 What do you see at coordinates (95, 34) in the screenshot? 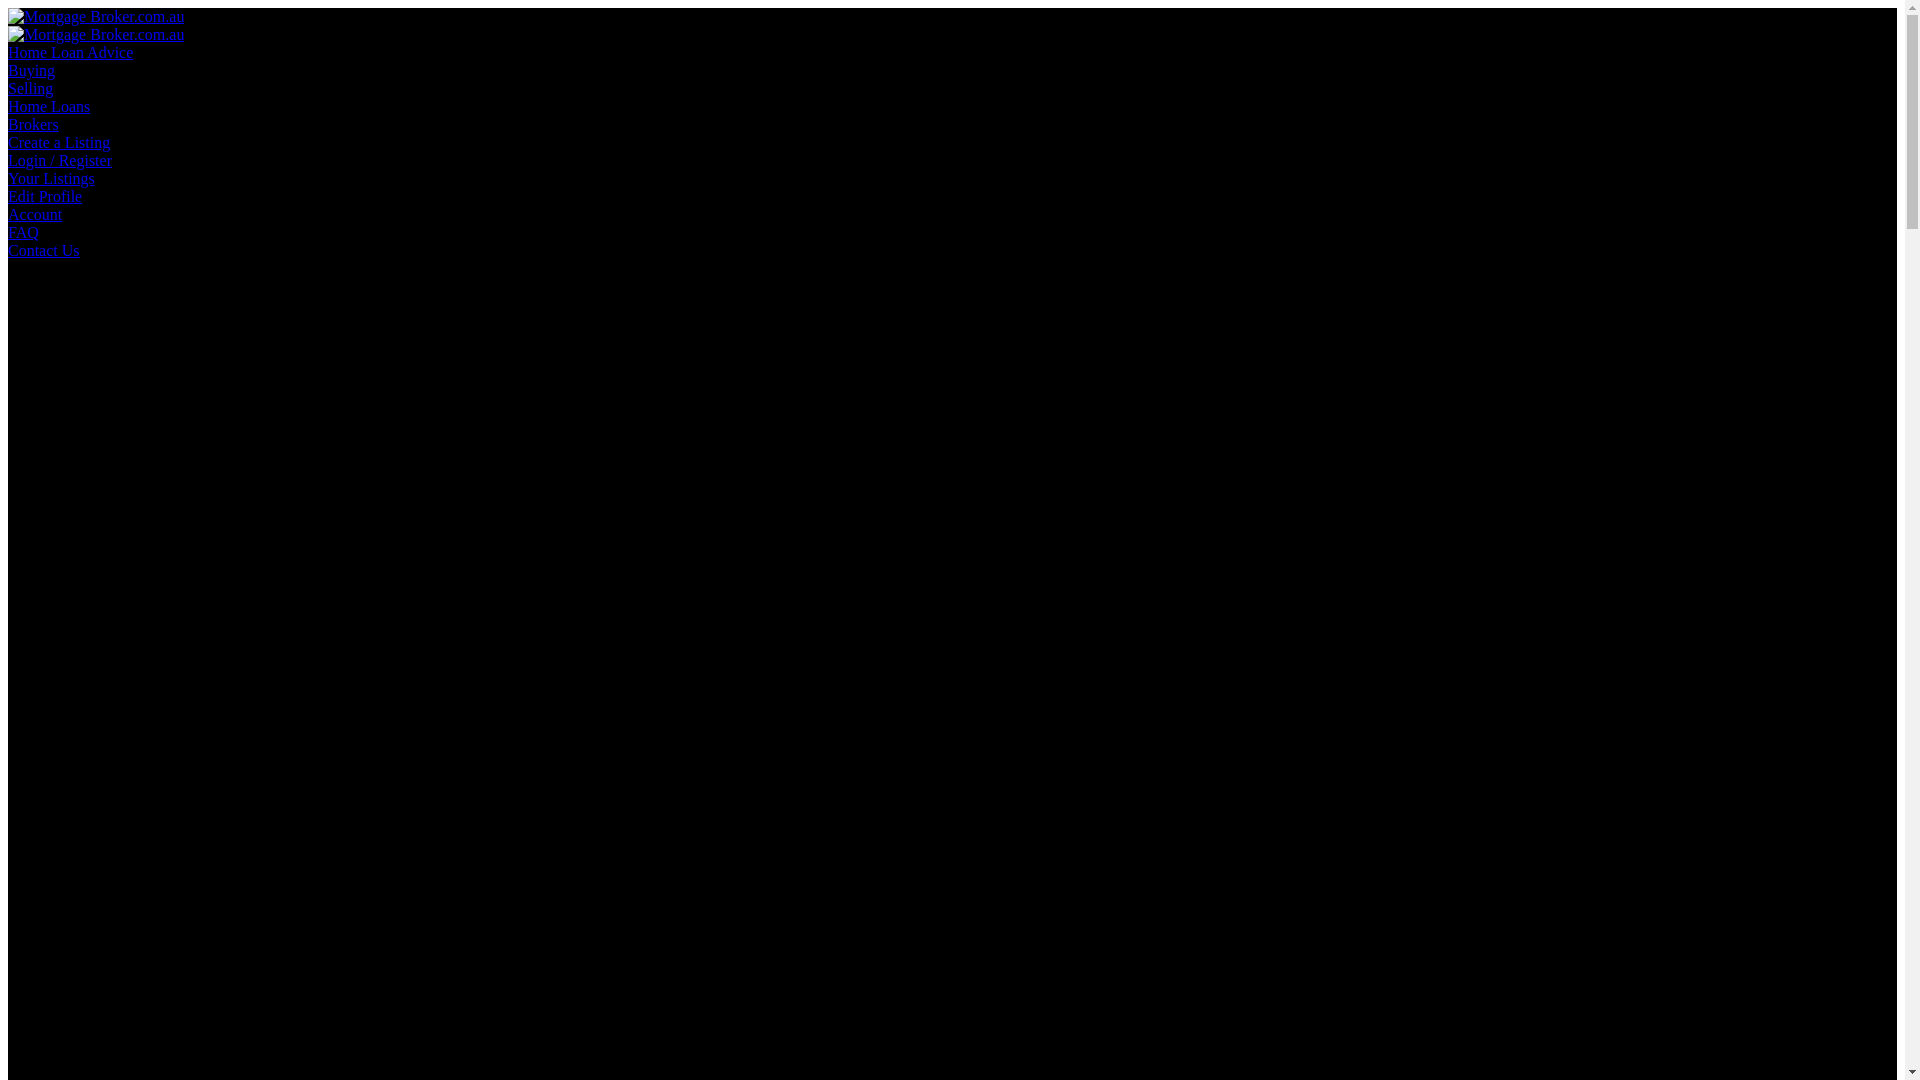
I see `'Mortgage Broker.com.au'` at bounding box center [95, 34].